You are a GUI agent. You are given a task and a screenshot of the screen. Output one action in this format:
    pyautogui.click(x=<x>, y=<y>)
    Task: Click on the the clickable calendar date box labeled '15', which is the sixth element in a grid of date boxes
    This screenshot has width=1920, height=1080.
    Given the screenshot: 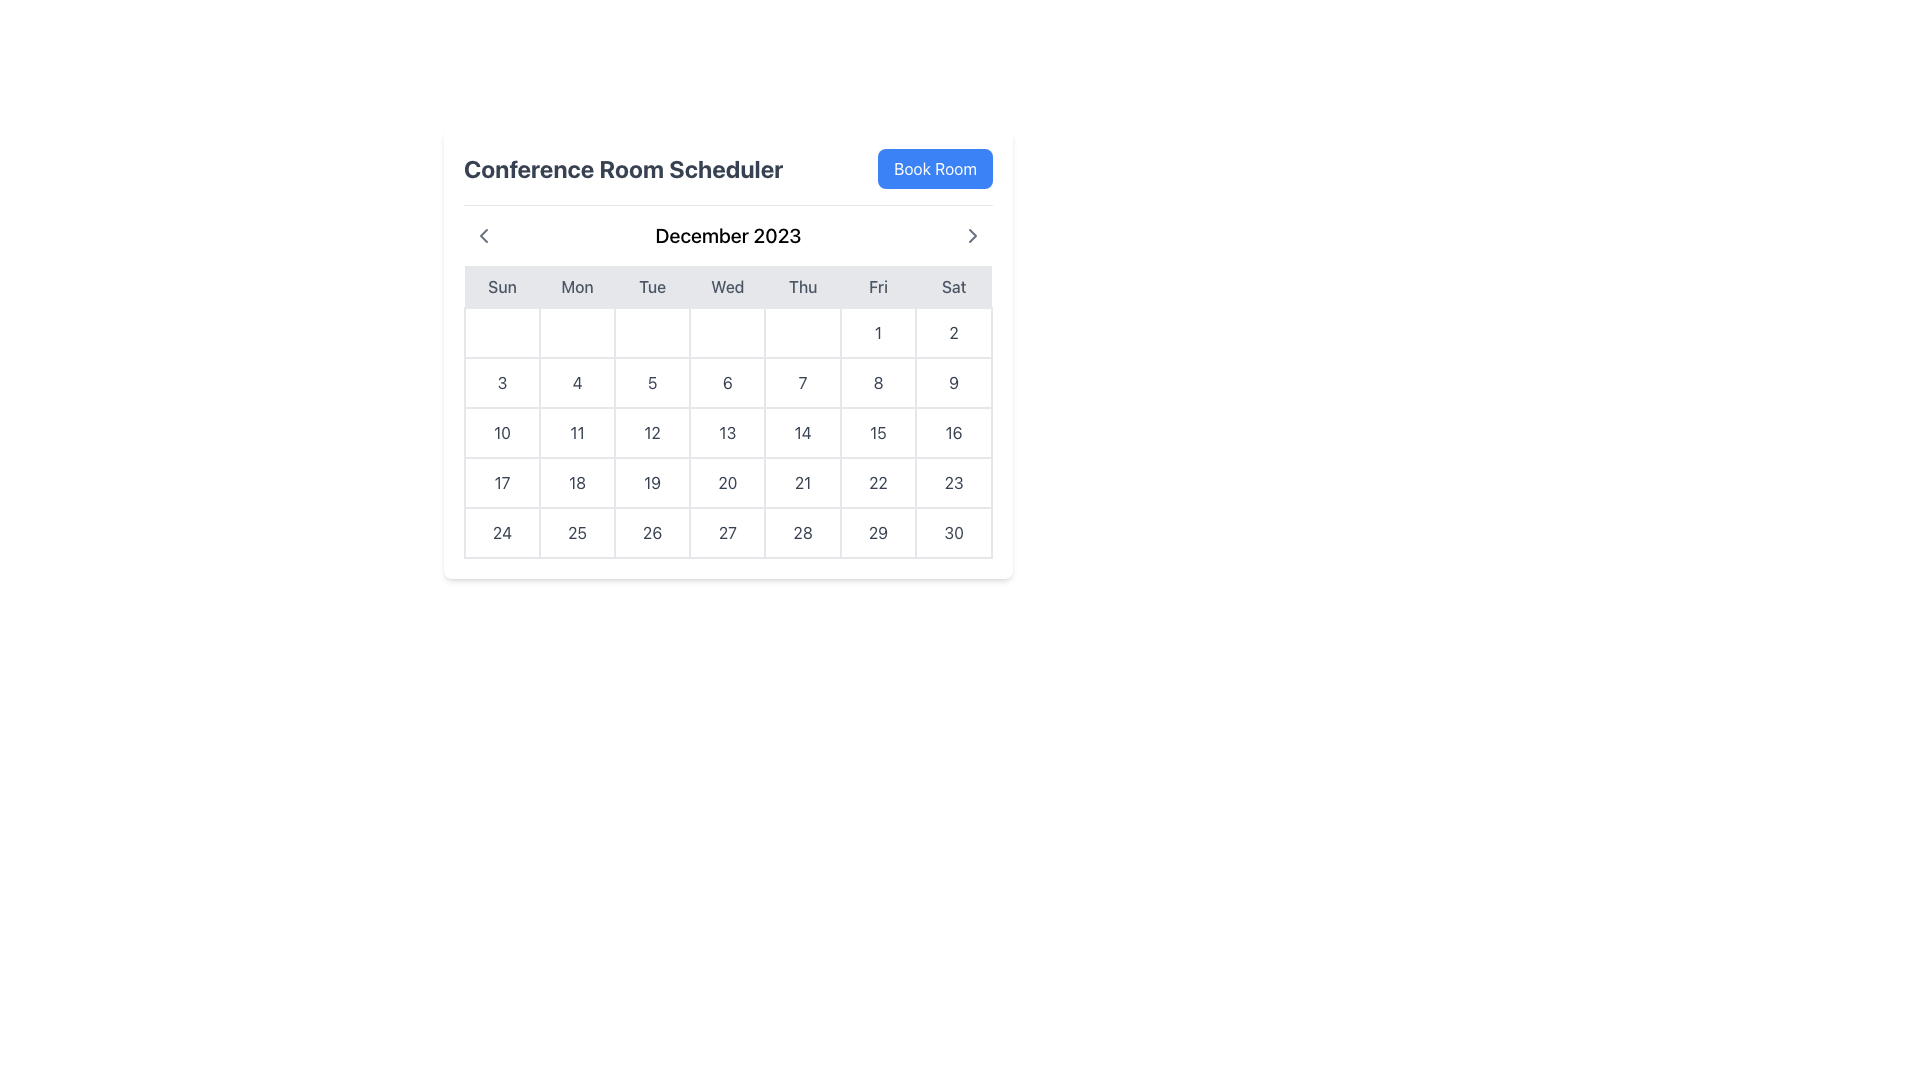 What is the action you would take?
    pyautogui.click(x=878, y=431)
    